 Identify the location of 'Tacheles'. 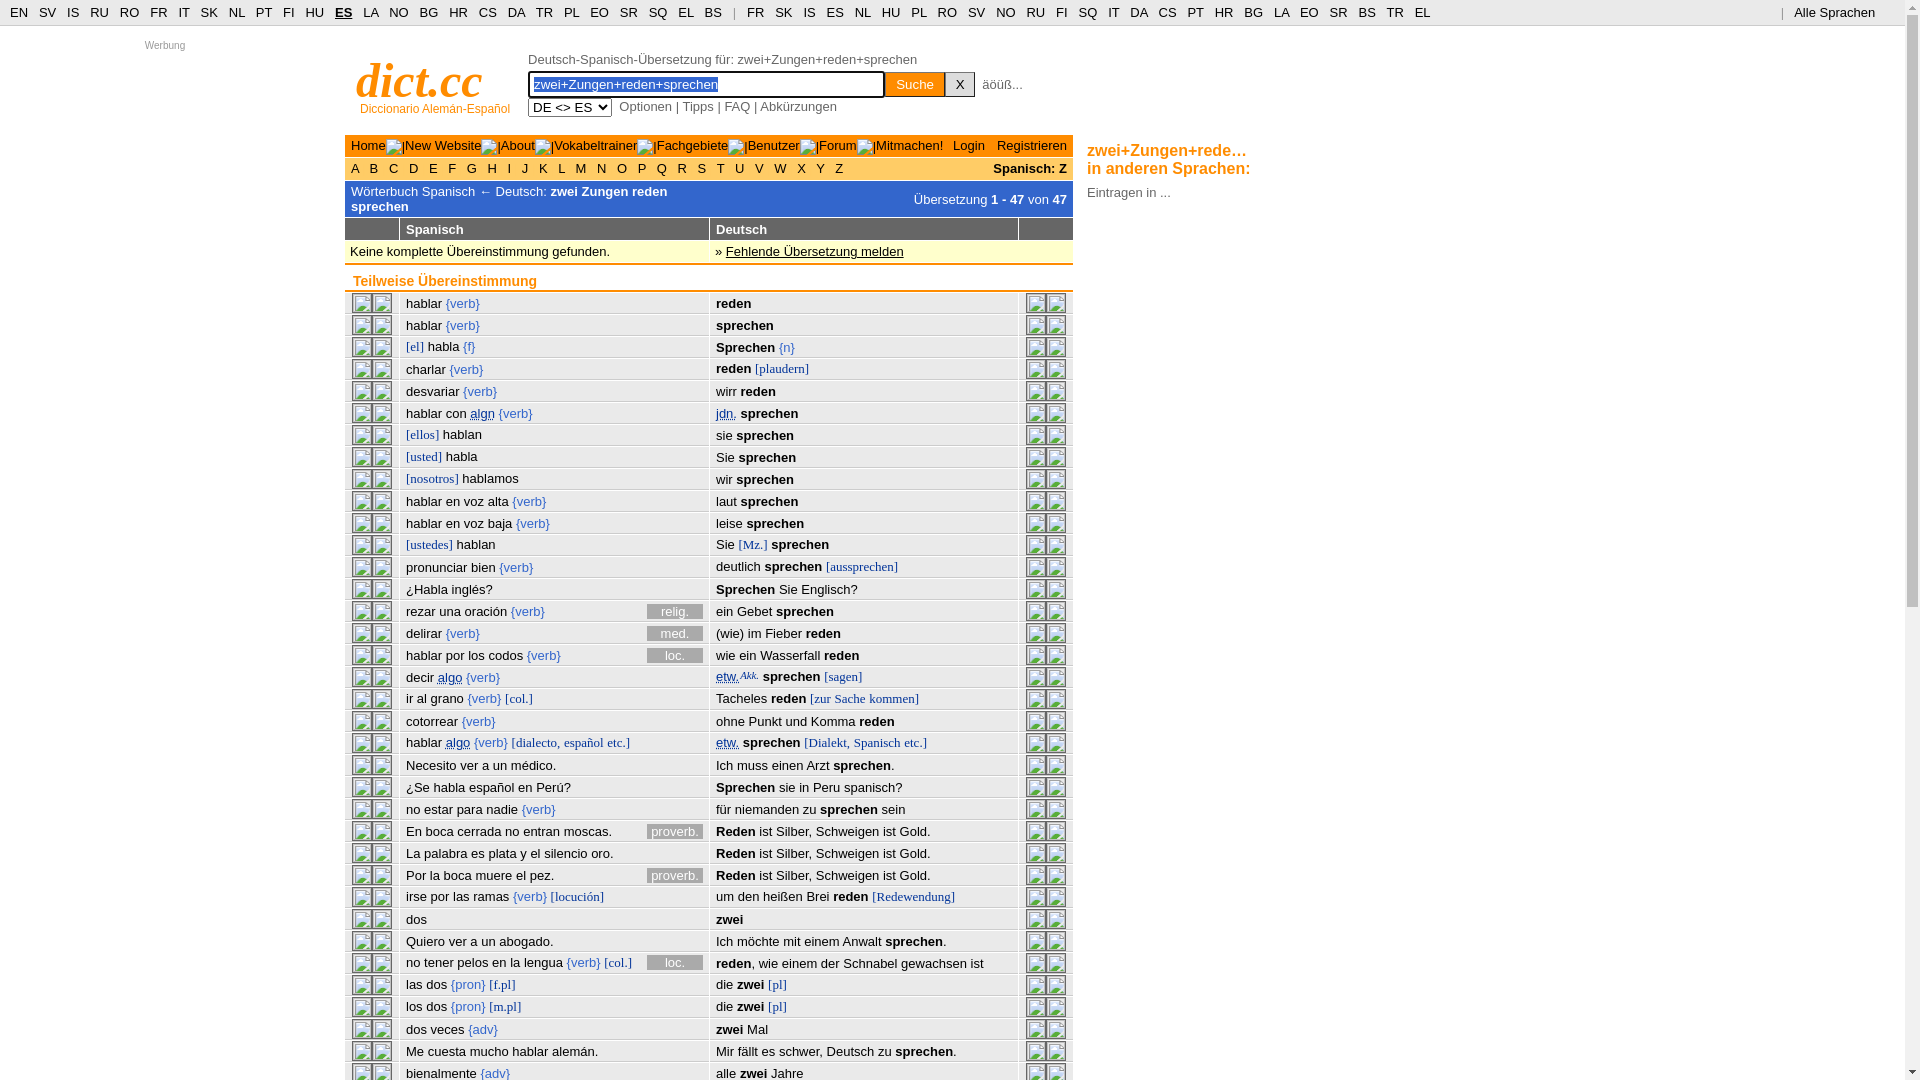
(740, 697).